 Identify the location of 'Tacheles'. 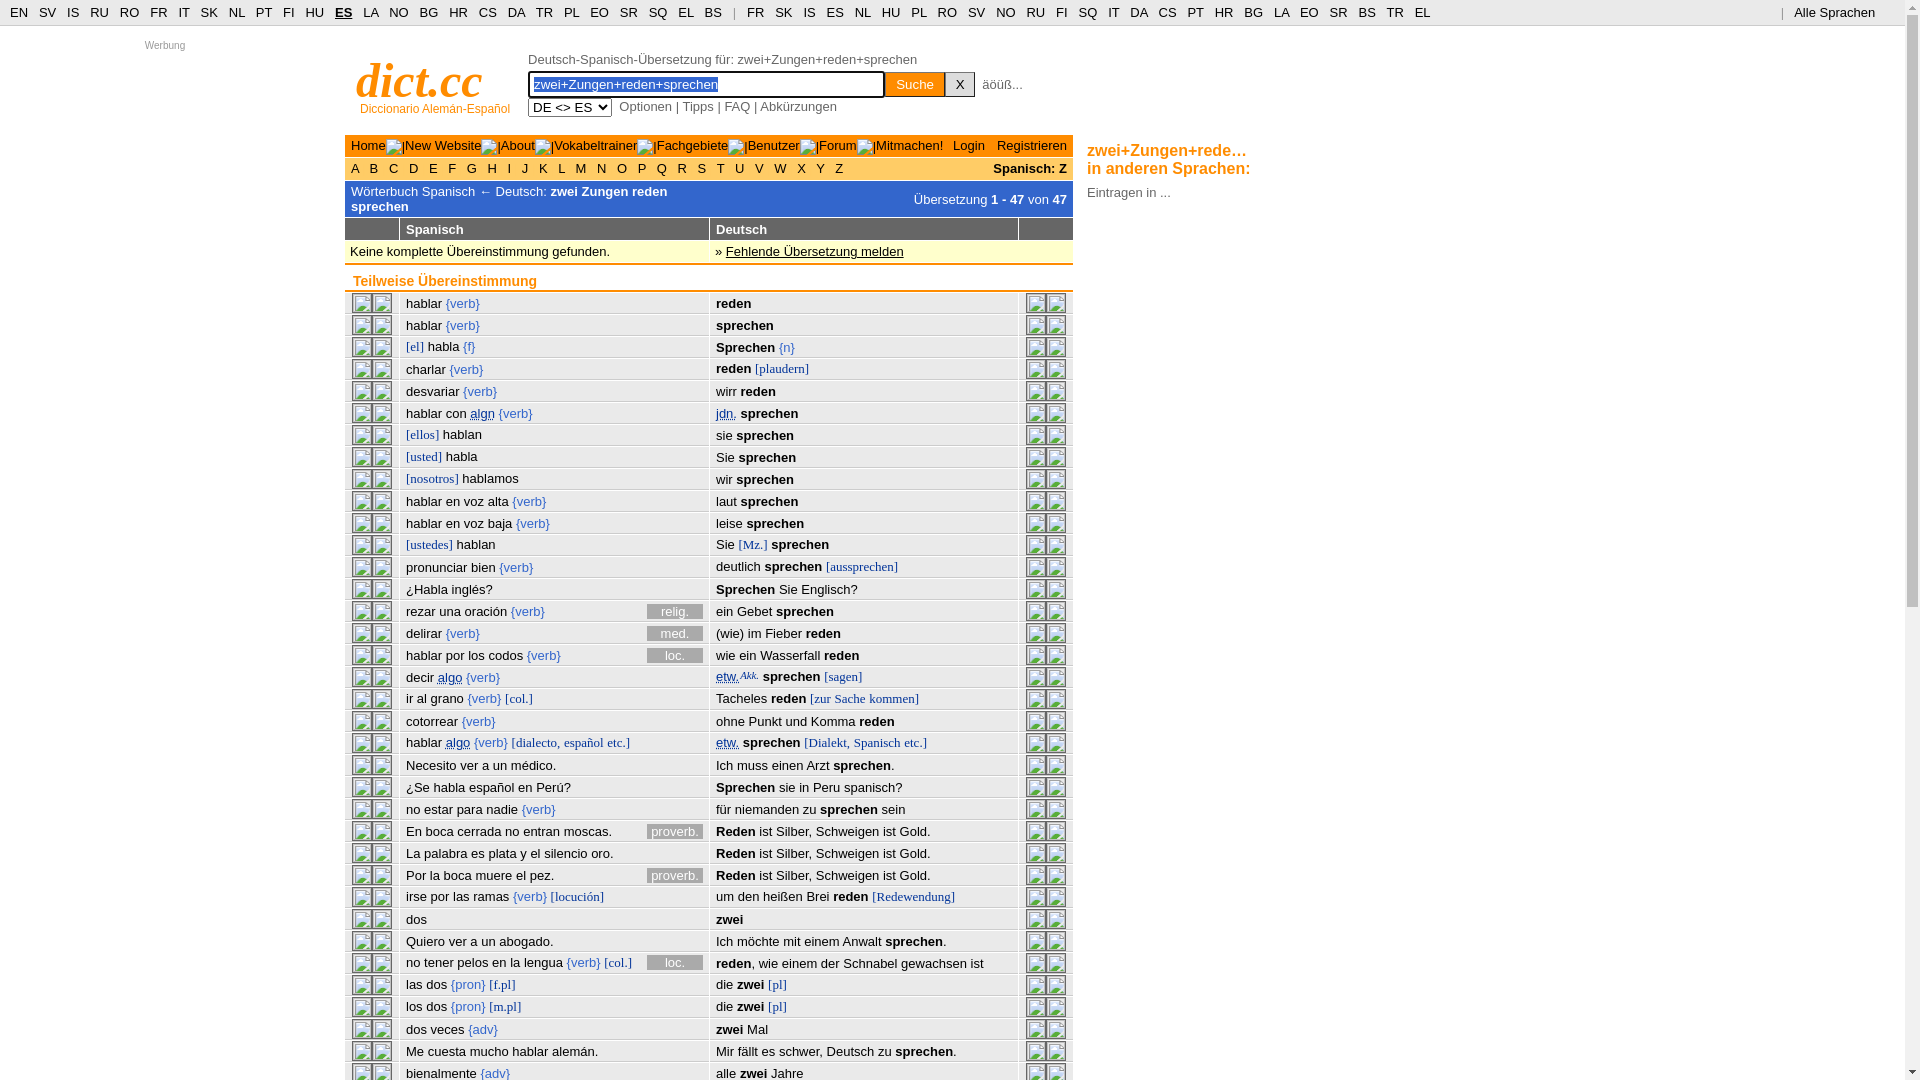
(740, 697).